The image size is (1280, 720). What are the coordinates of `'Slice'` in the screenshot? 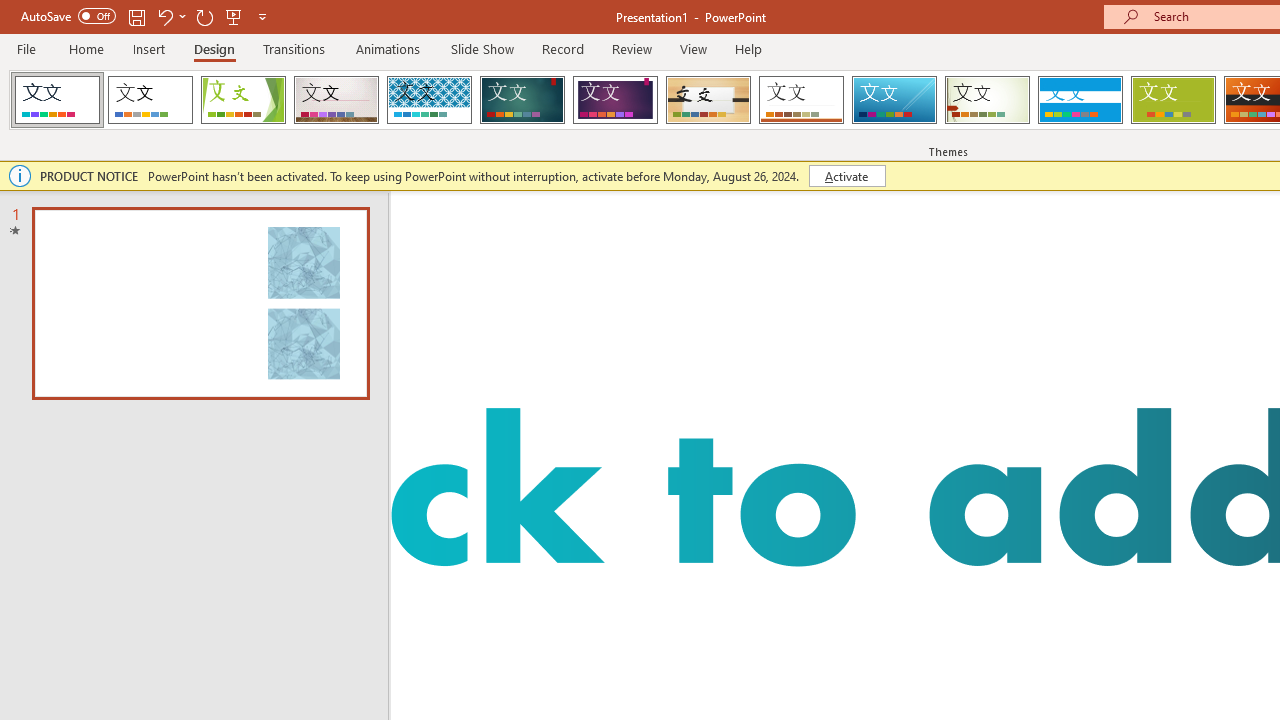 It's located at (893, 100).